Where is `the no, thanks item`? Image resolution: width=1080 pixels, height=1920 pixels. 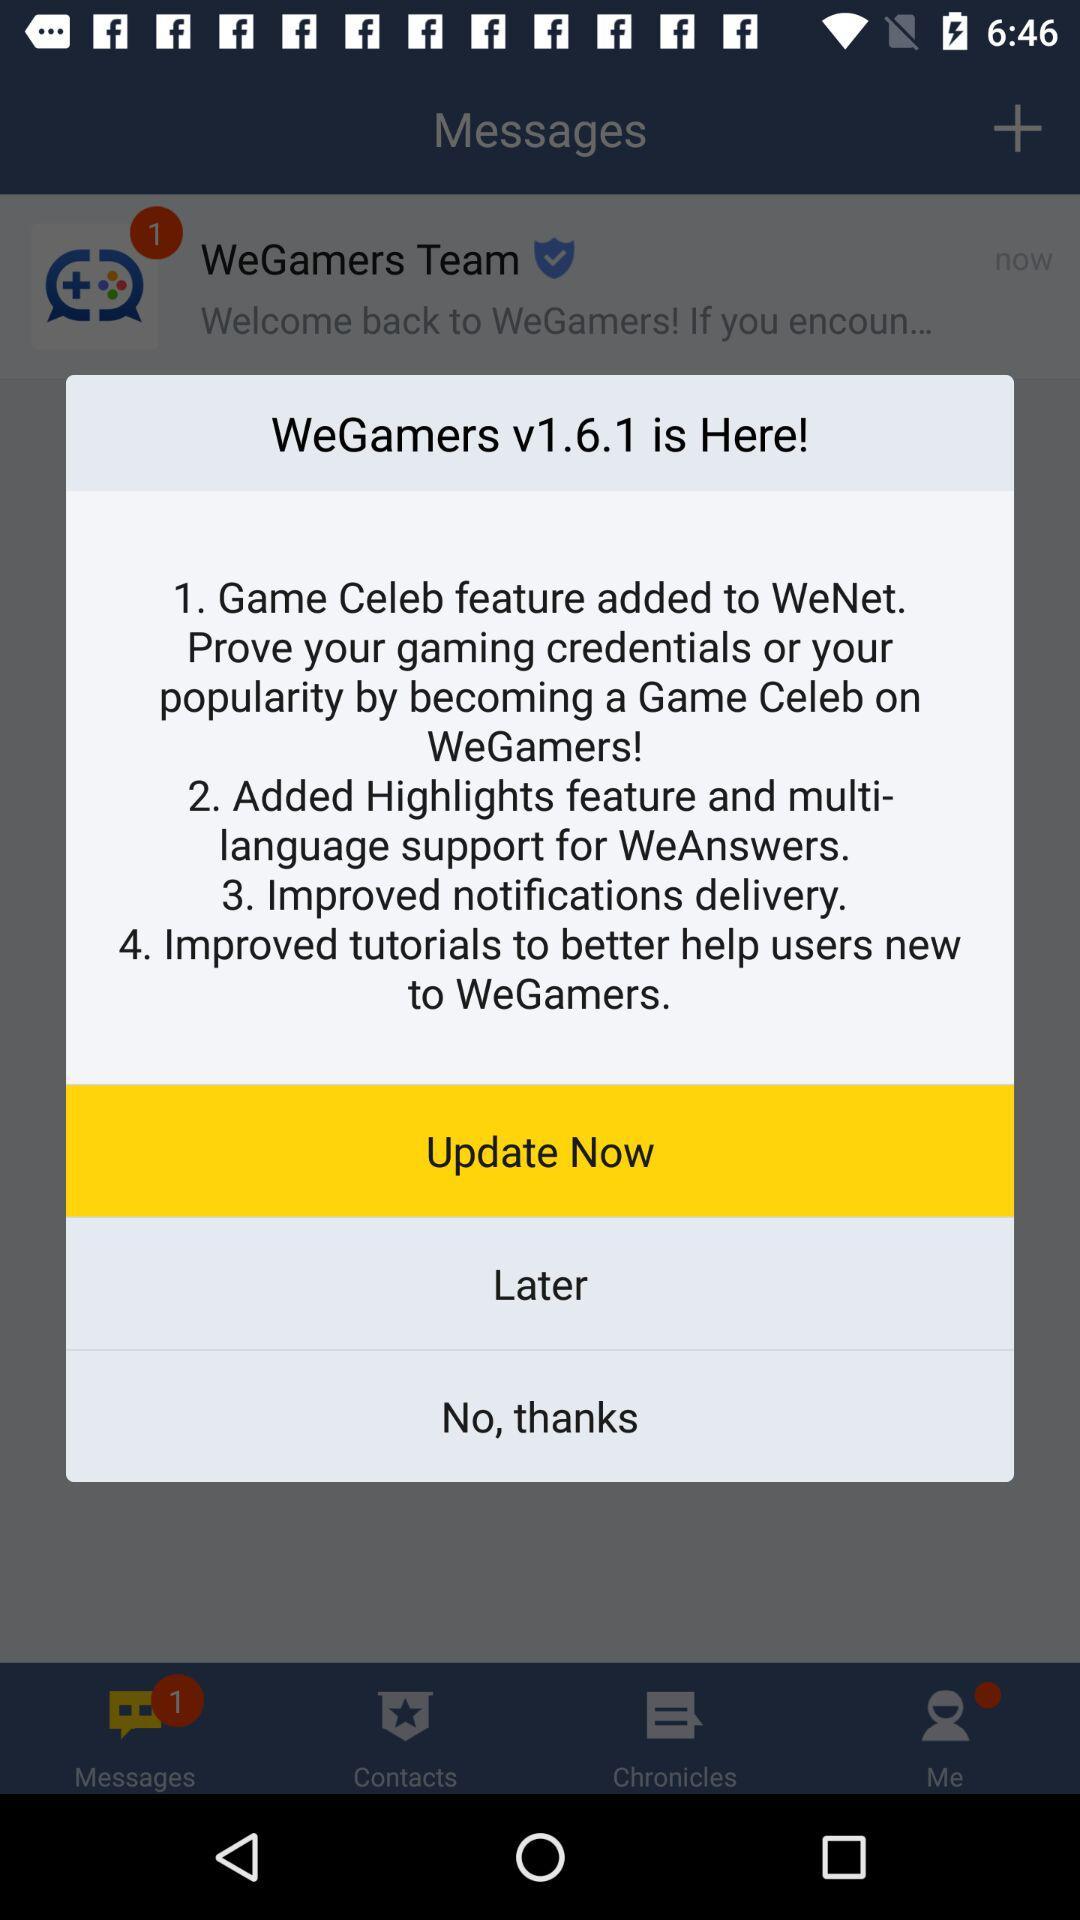 the no, thanks item is located at coordinates (540, 1415).